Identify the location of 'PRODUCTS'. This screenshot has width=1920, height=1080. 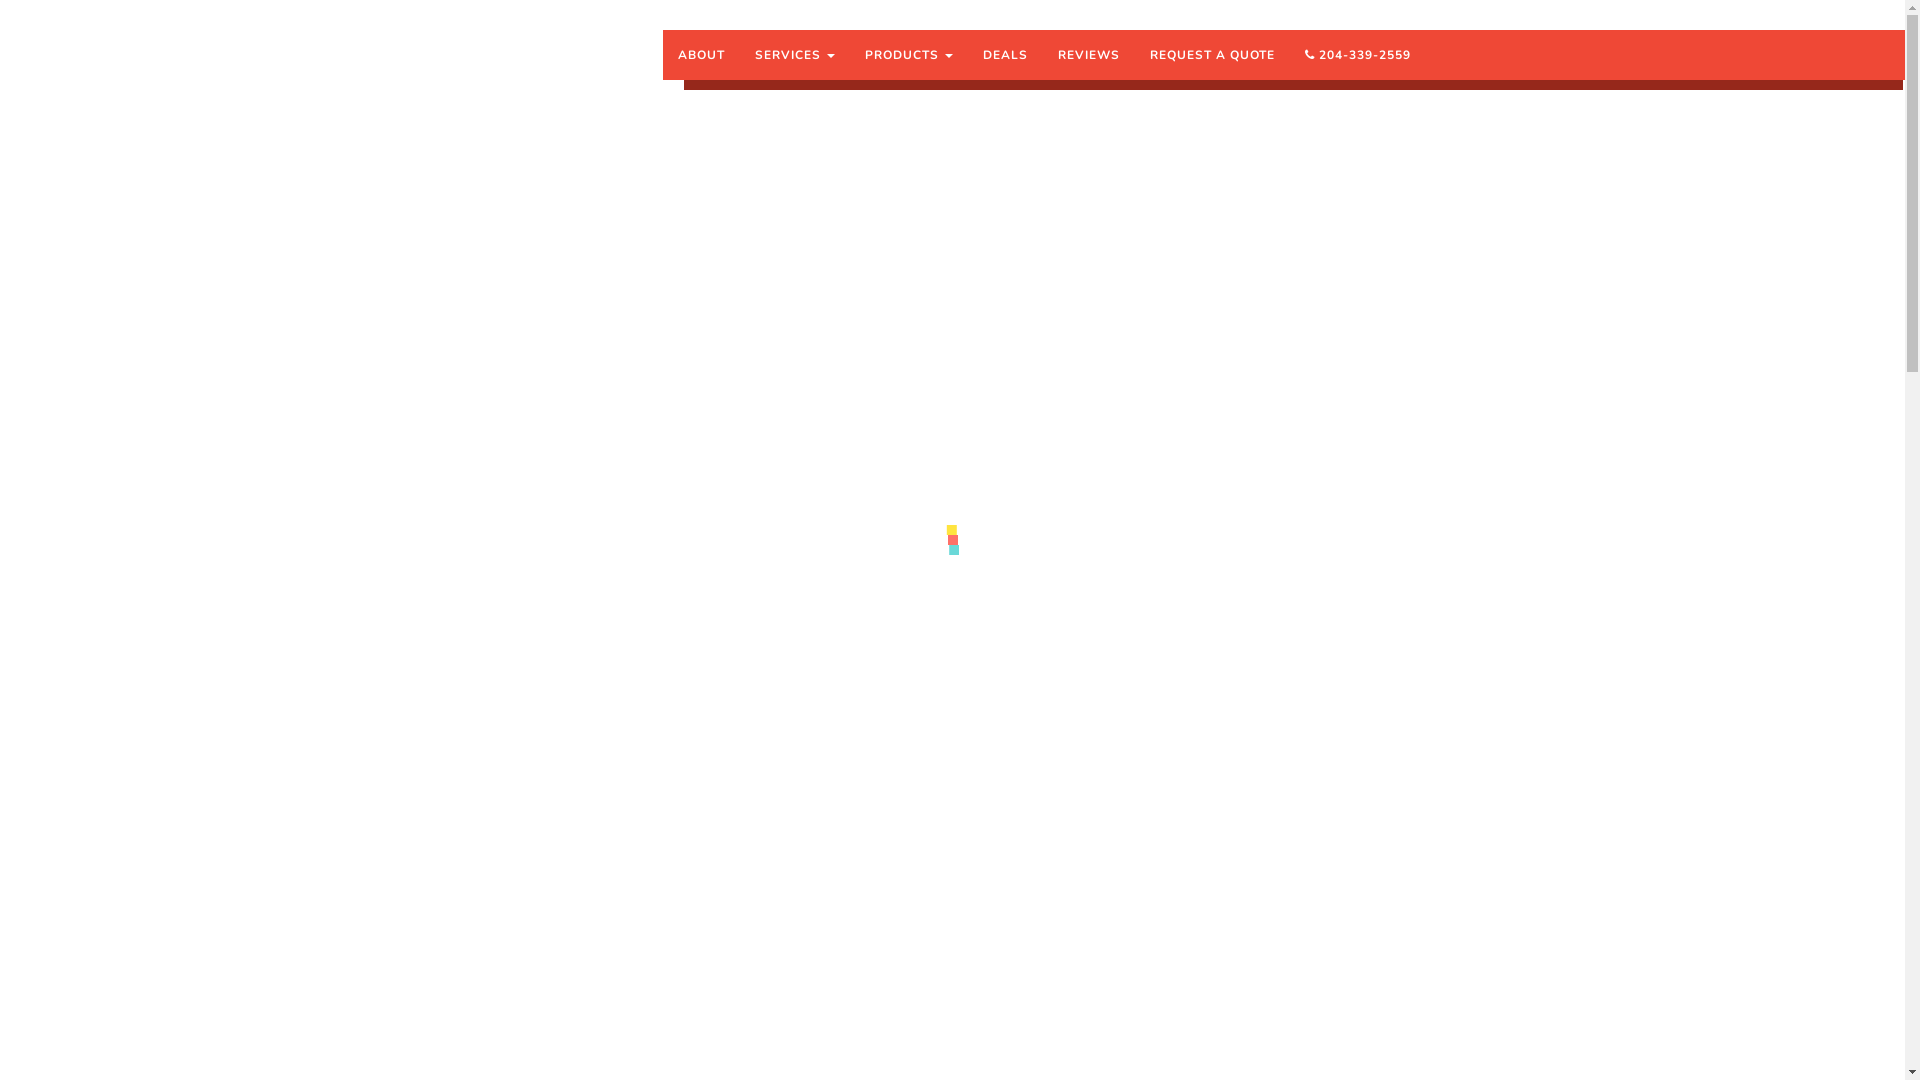
(907, 53).